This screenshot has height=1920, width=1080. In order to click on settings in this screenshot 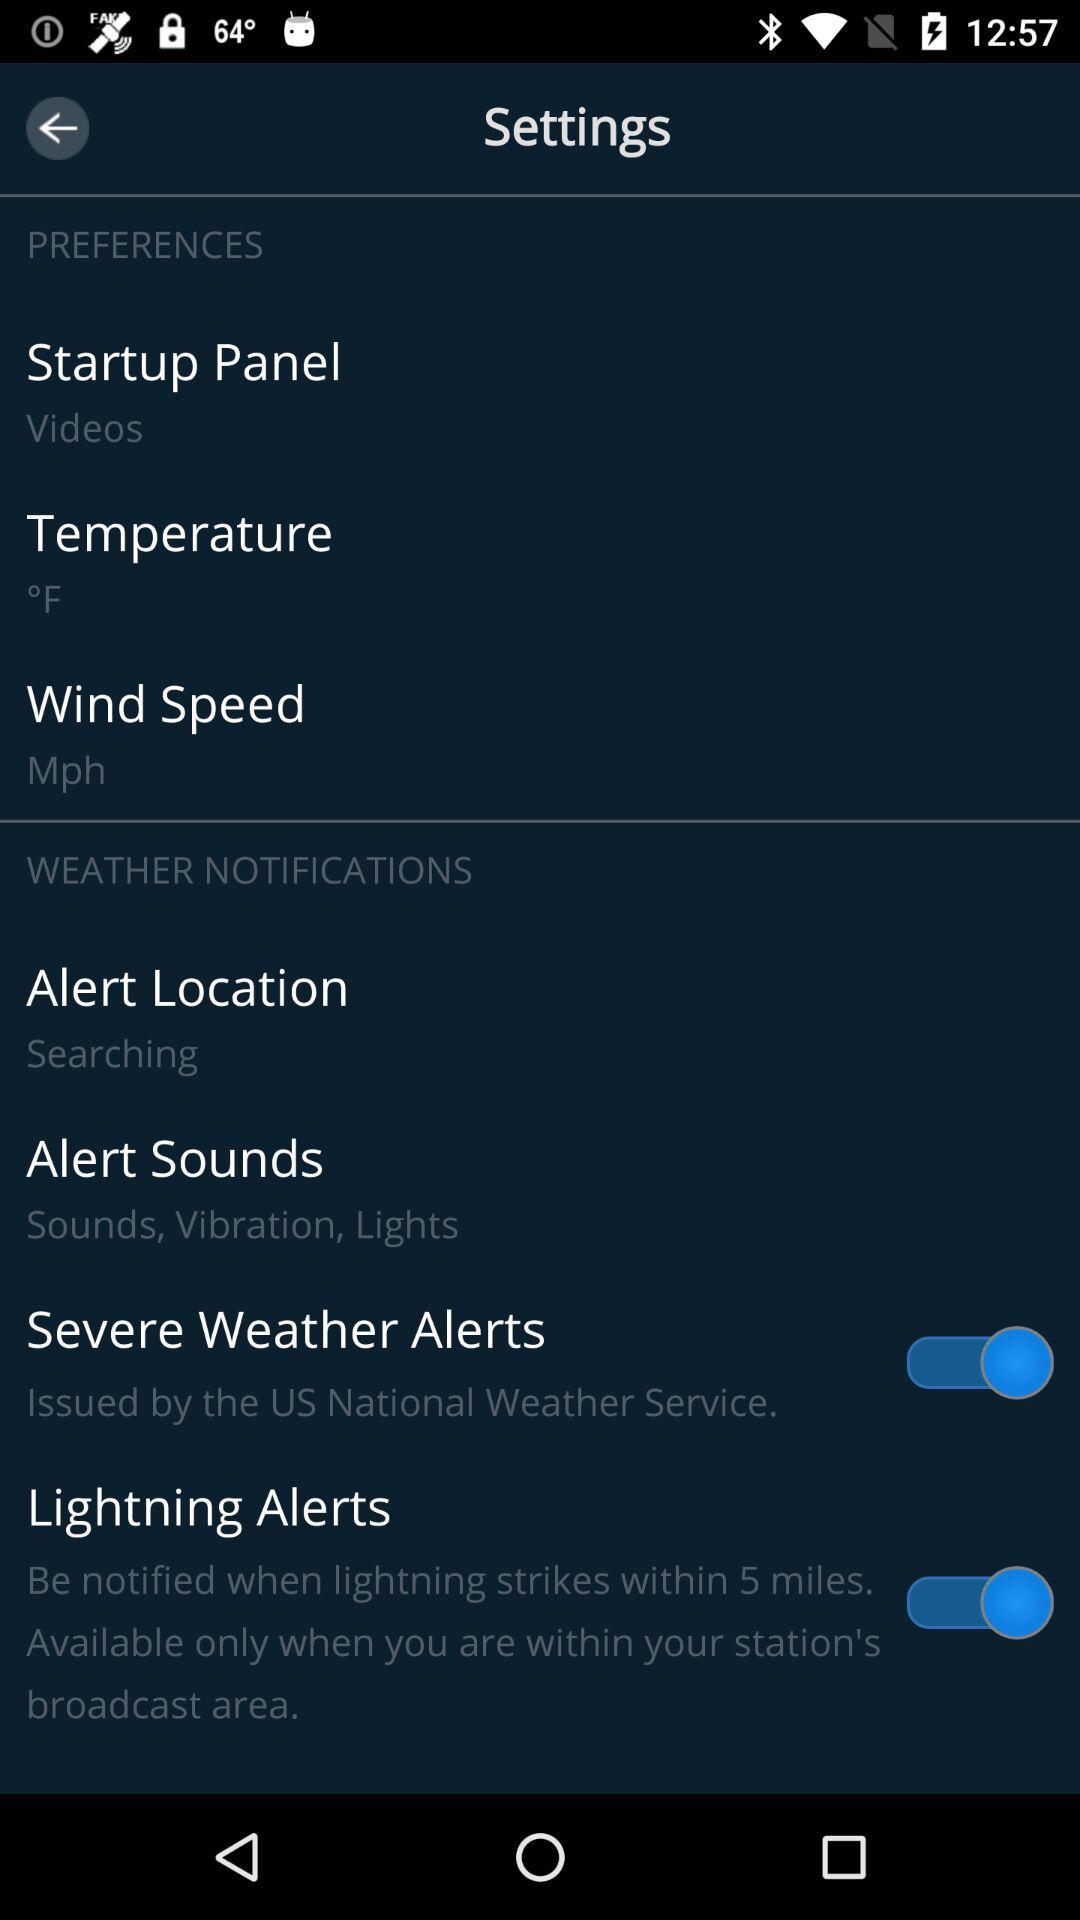, I will do `click(540, 127)`.